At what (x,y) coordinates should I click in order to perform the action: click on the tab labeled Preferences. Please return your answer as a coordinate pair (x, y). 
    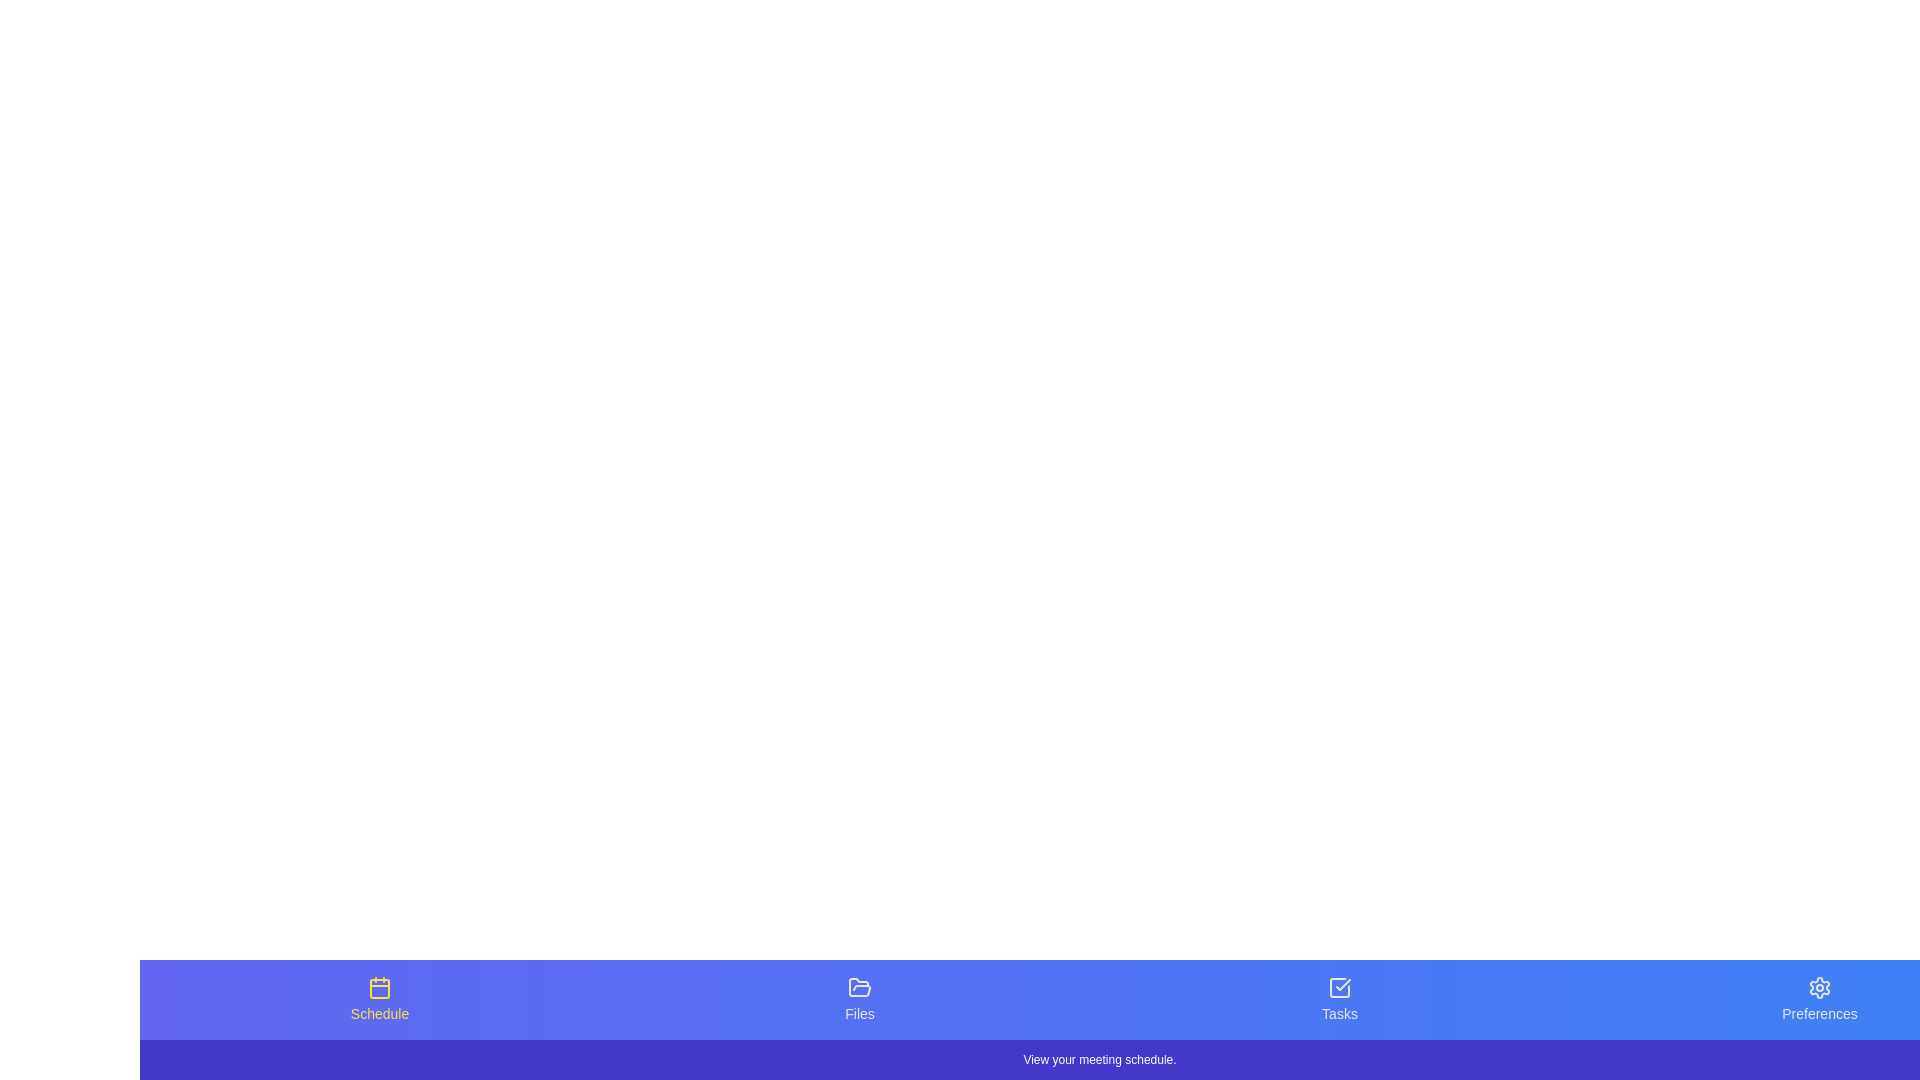
    Looking at the image, I should click on (1819, 999).